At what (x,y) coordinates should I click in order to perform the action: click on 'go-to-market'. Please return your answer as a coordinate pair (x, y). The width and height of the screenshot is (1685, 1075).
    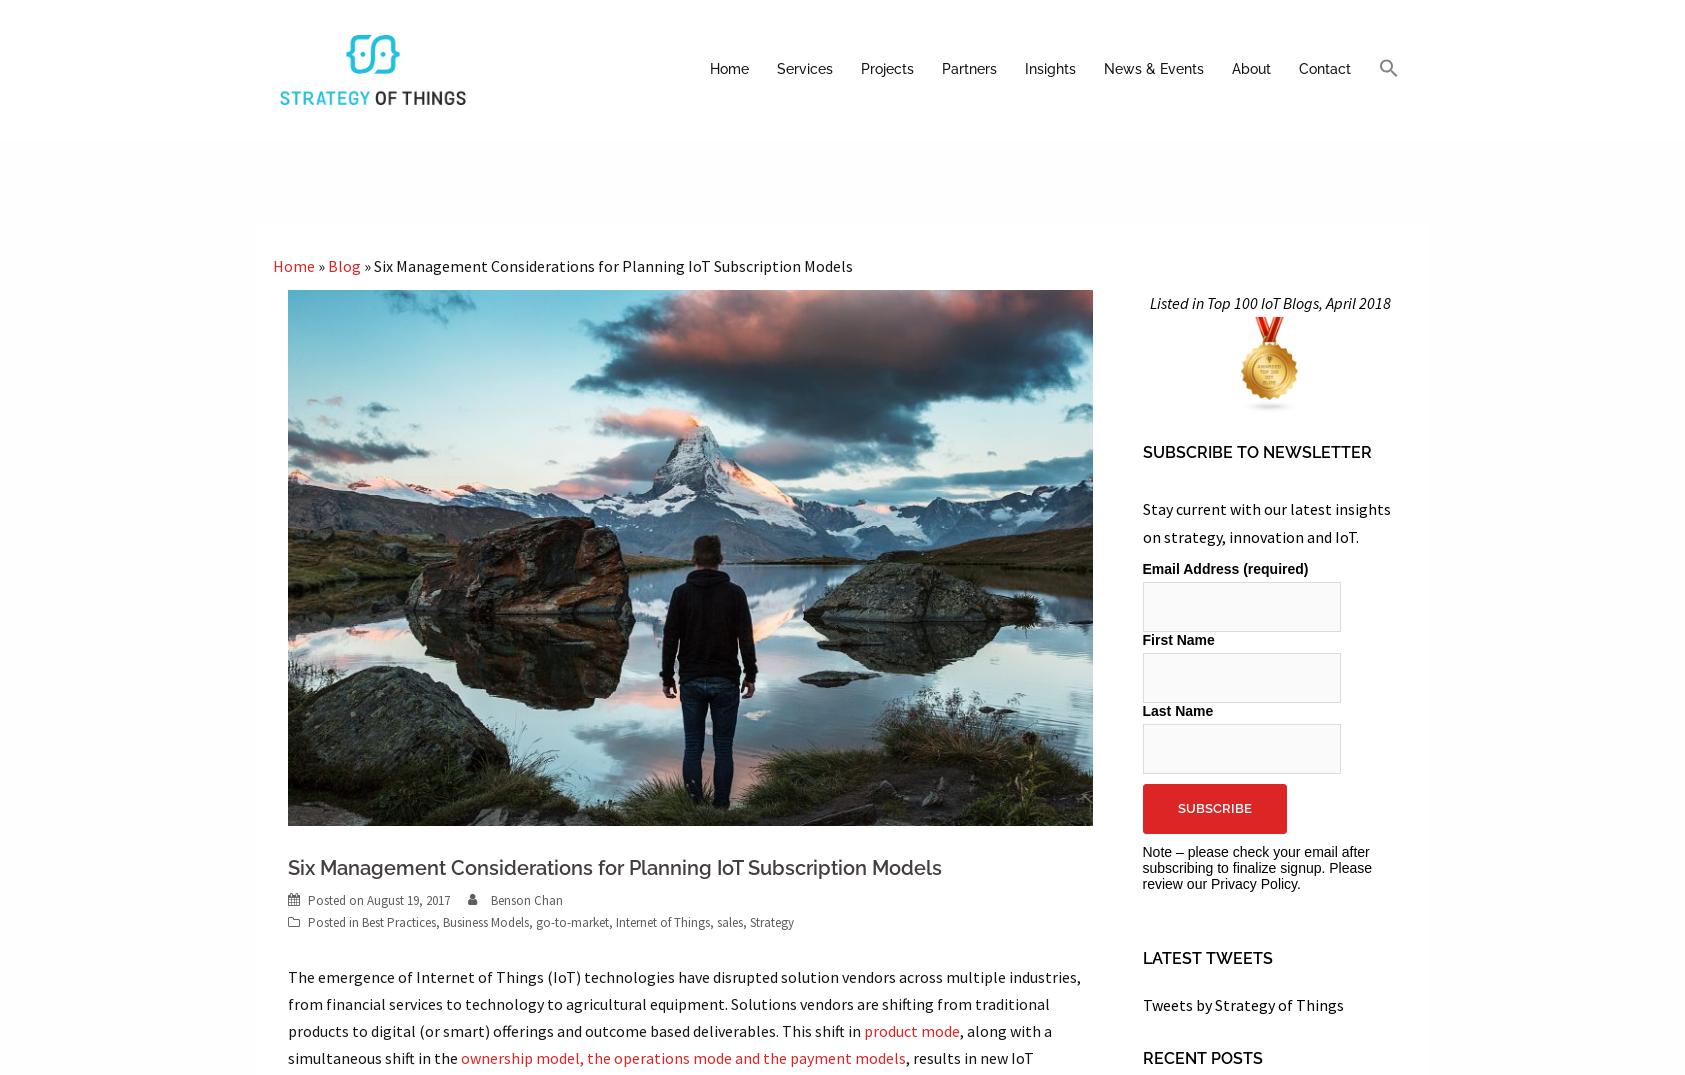
    Looking at the image, I should click on (571, 920).